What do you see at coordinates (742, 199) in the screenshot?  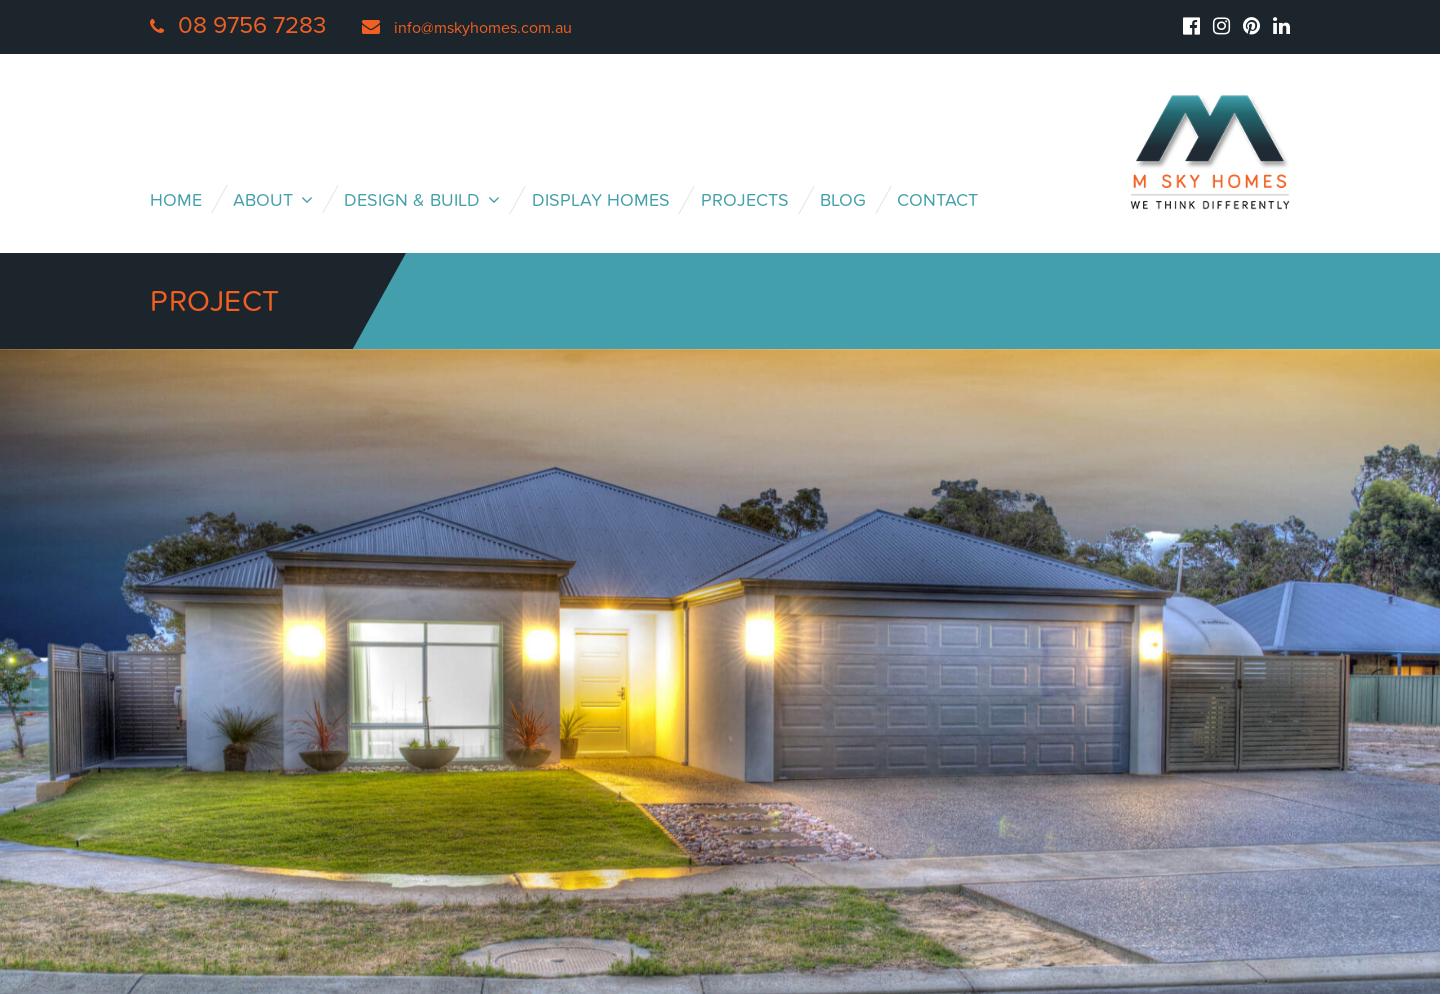 I see `'Projects'` at bounding box center [742, 199].